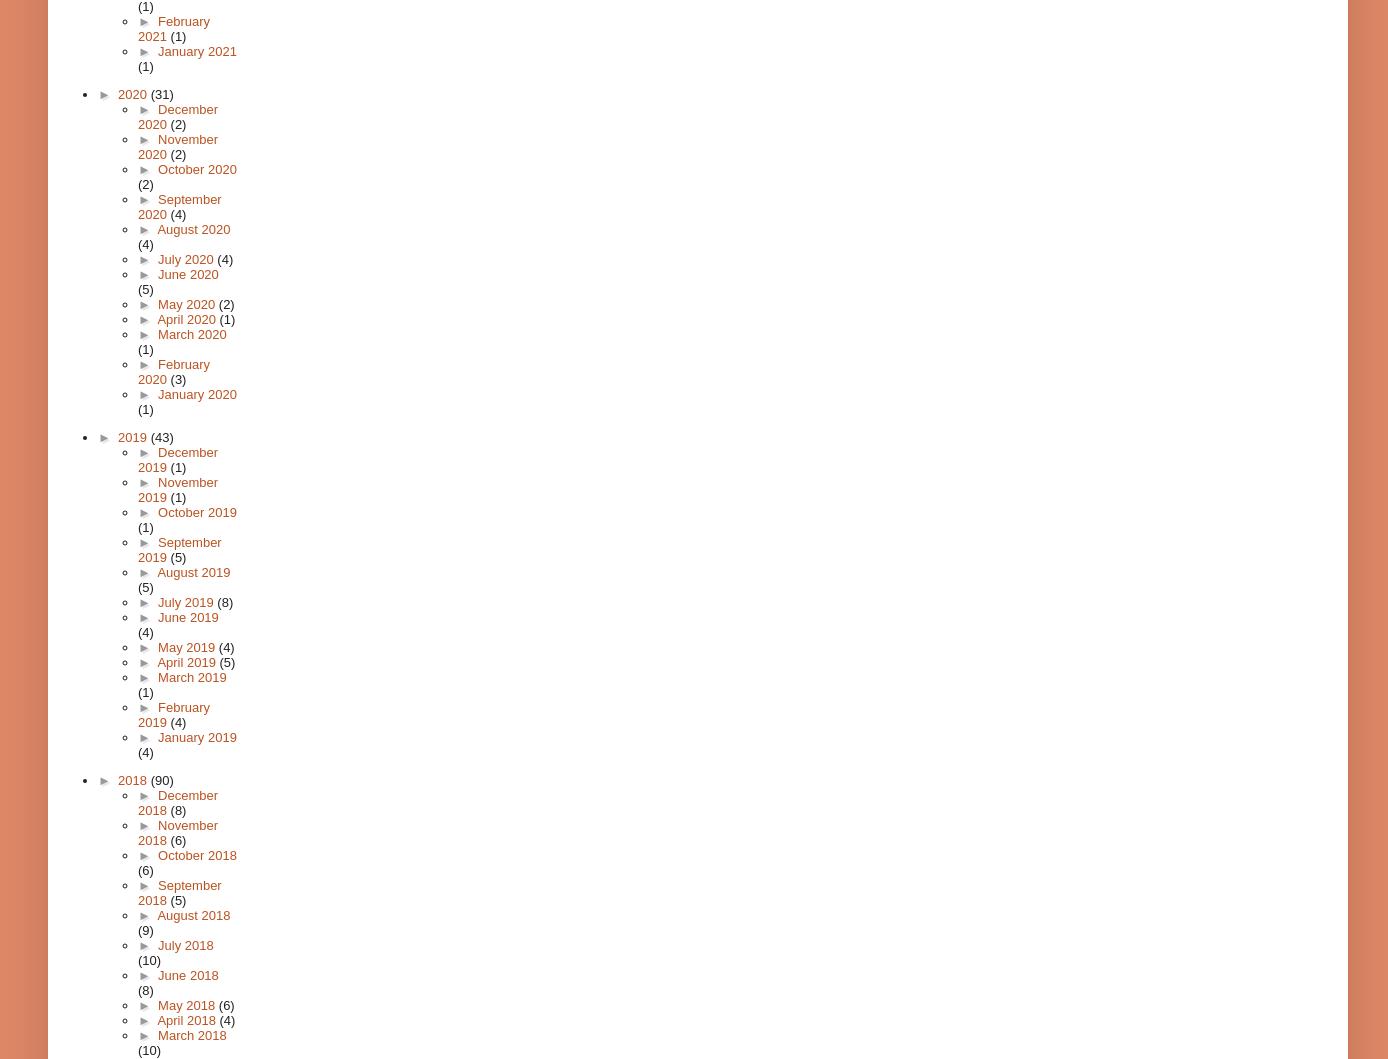 This screenshot has width=1388, height=1059. What do you see at coordinates (190, 1034) in the screenshot?
I see `'March 2018'` at bounding box center [190, 1034].